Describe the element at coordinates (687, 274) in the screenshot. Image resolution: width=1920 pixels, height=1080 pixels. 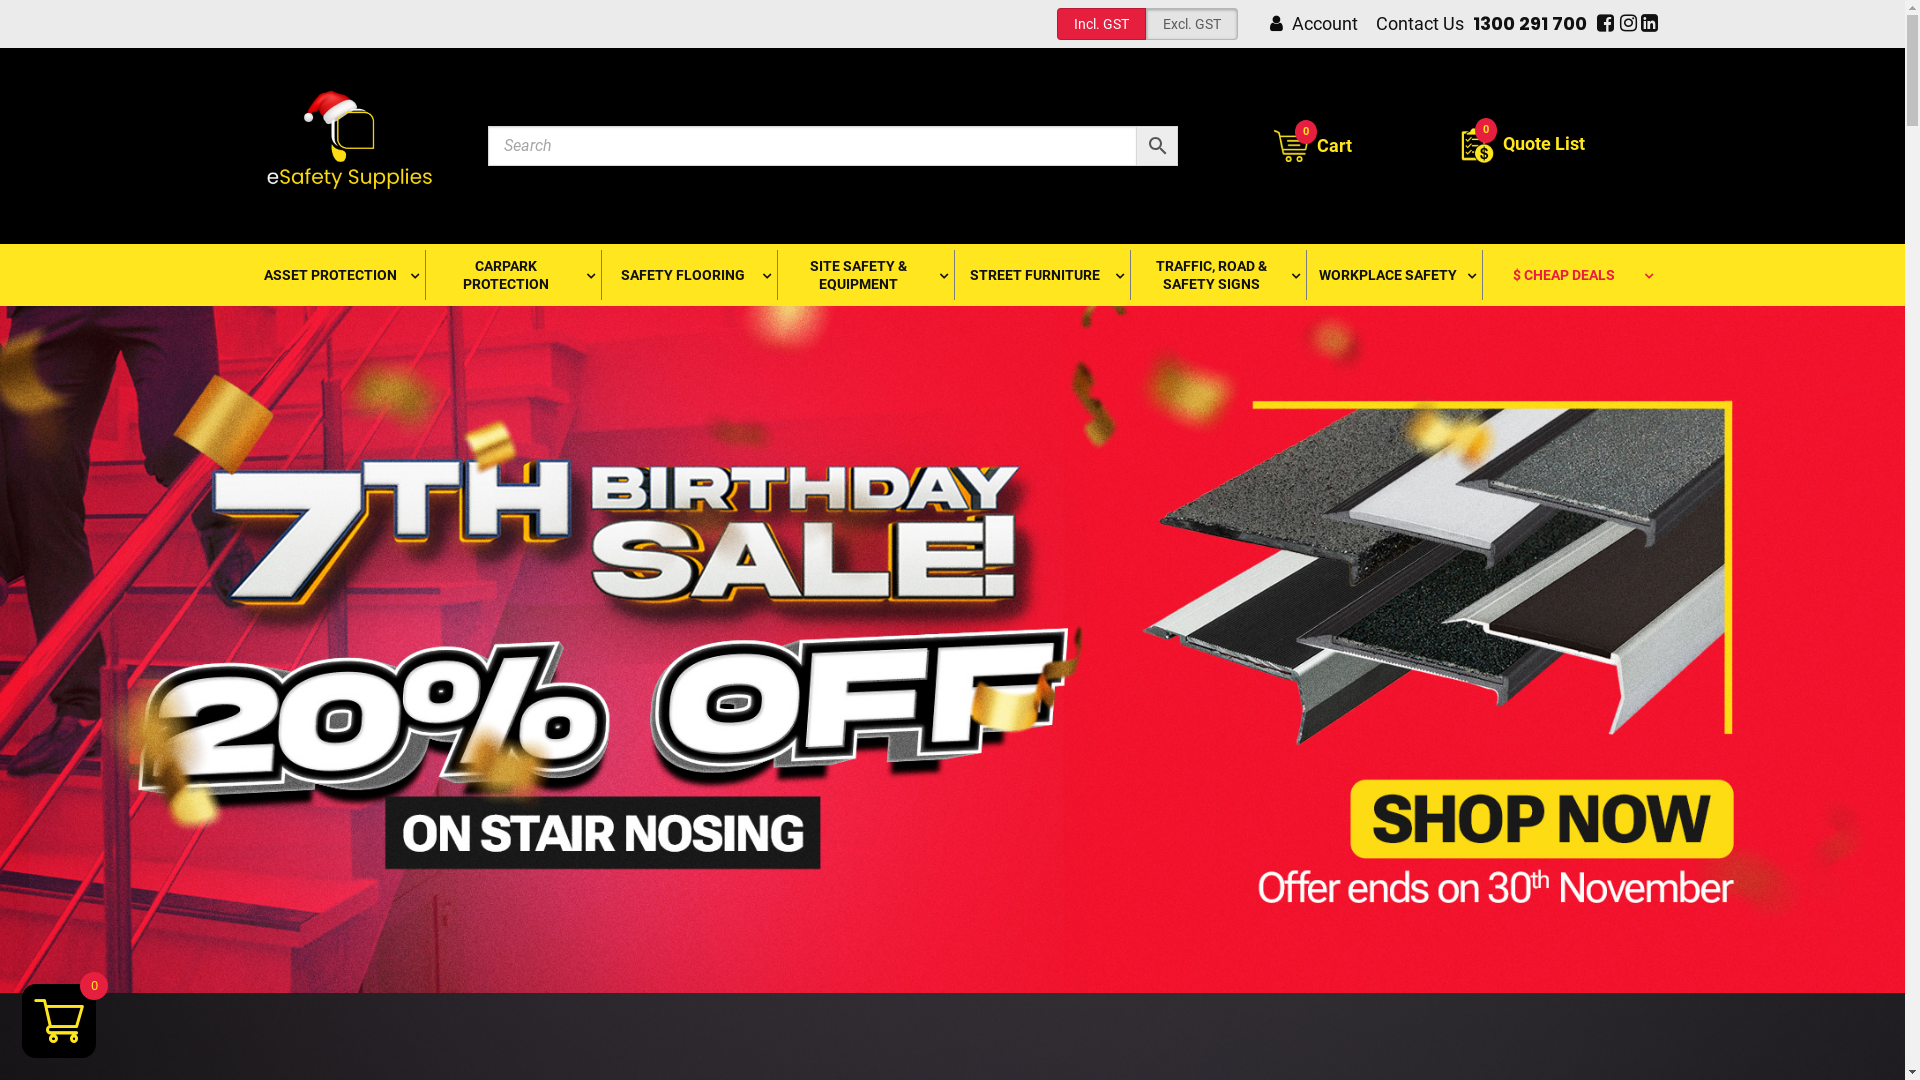
I see `'SAFETY FLOORING'` at that location.